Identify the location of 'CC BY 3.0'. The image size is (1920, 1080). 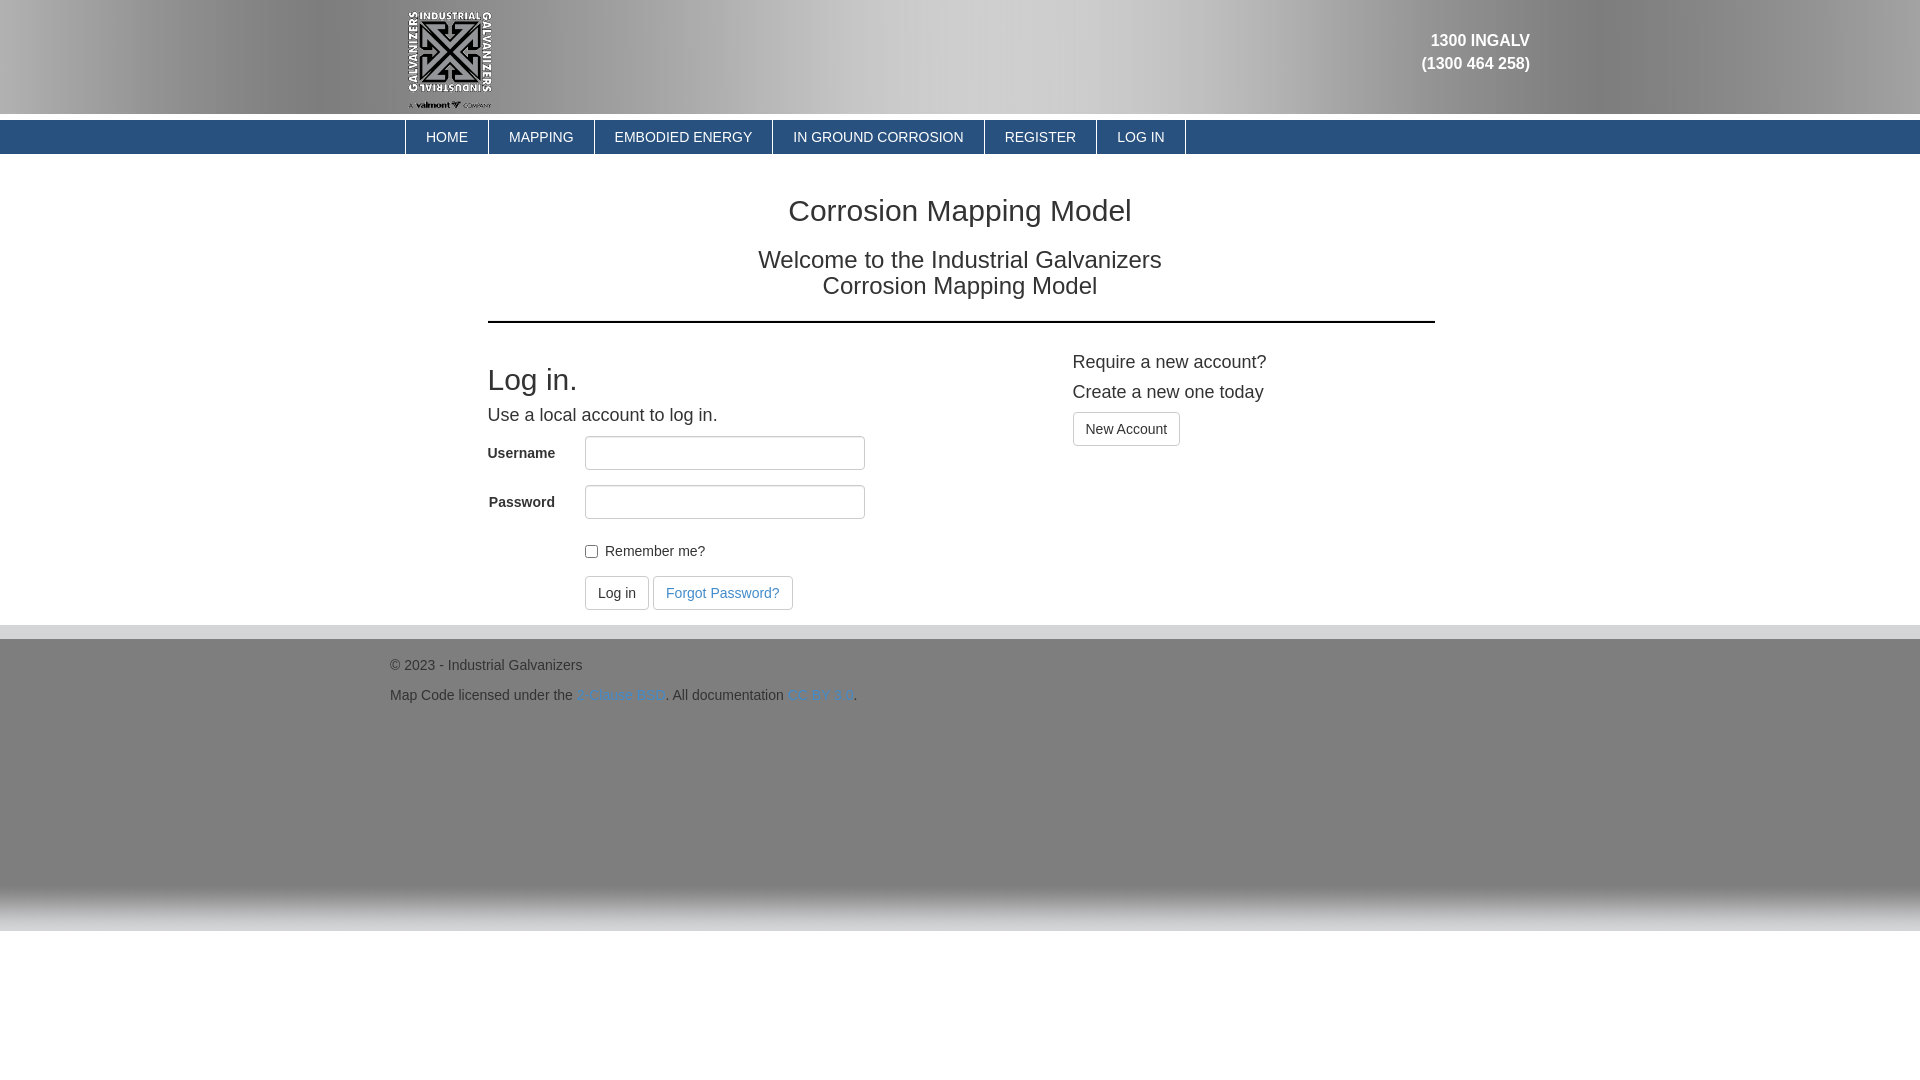
(820, 693).